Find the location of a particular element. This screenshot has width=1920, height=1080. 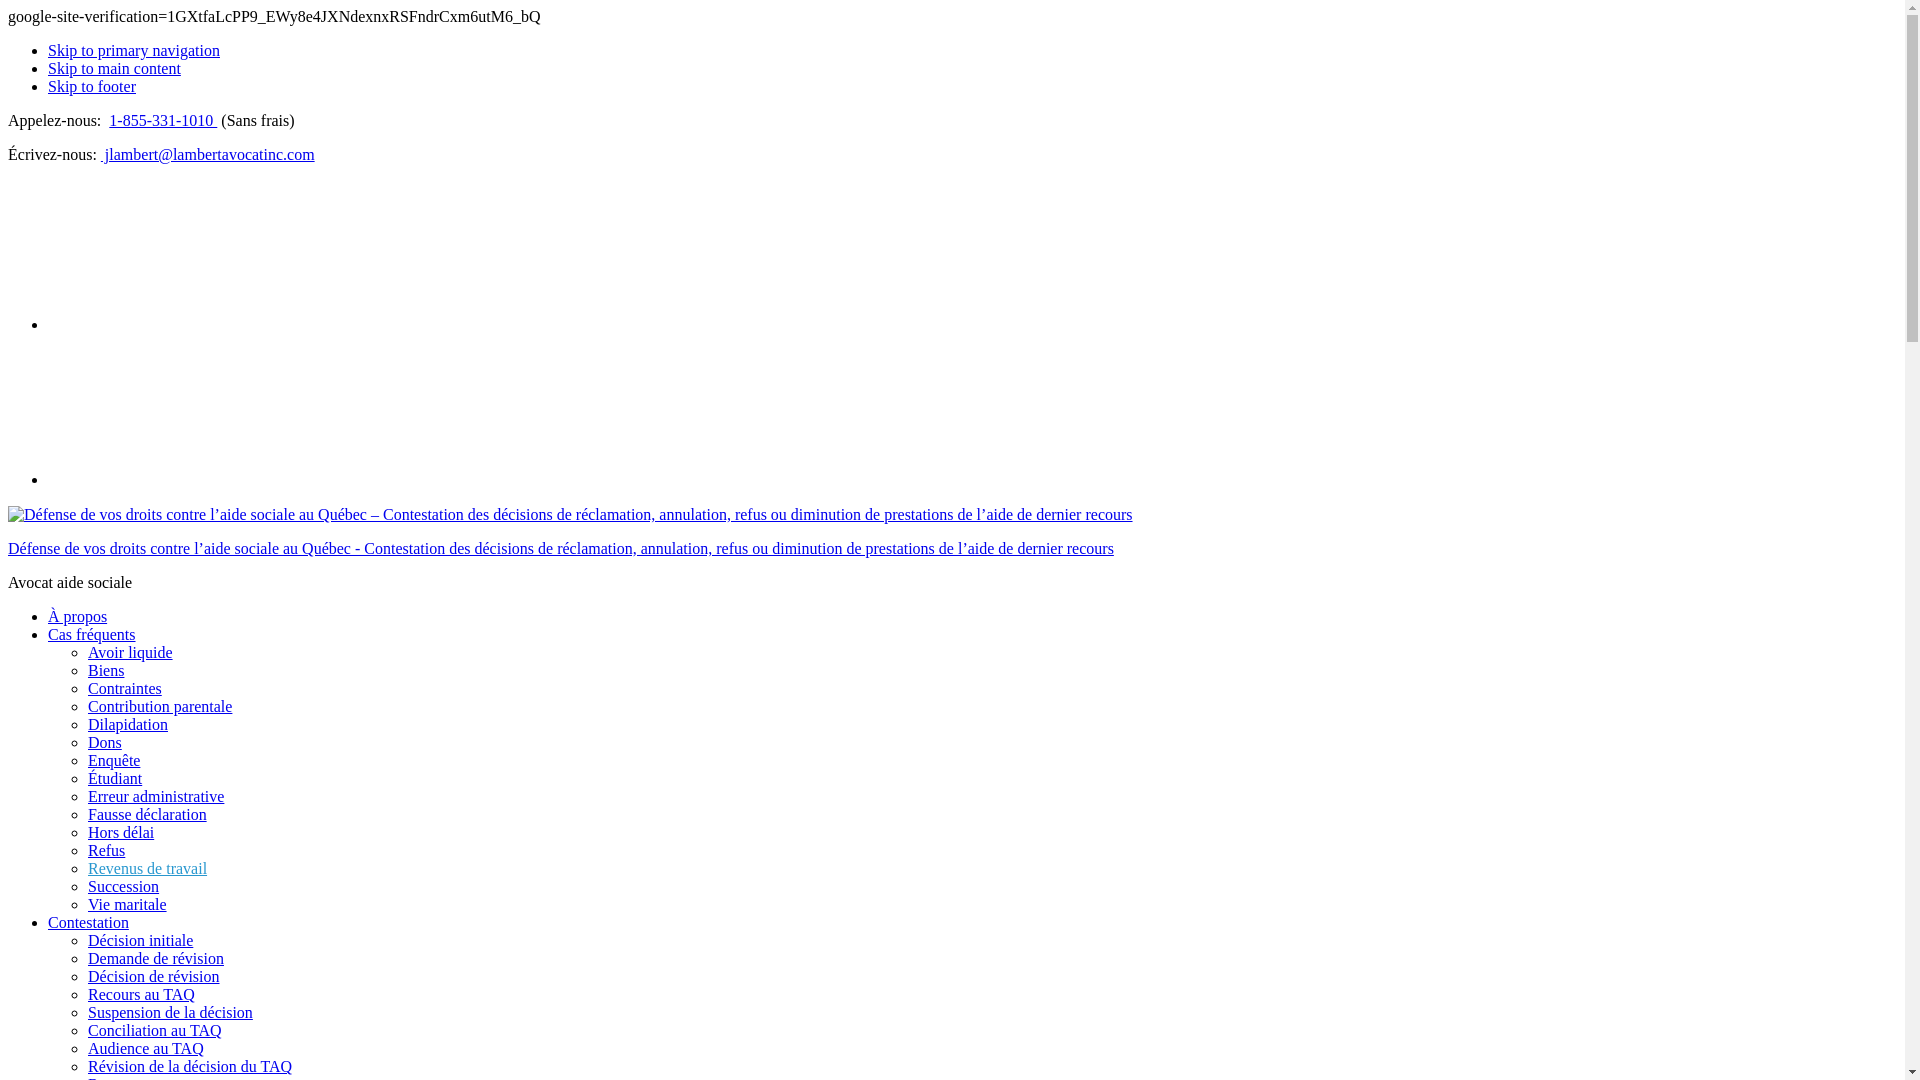

'Contribution parentale' is located at coordinates (86, 705).